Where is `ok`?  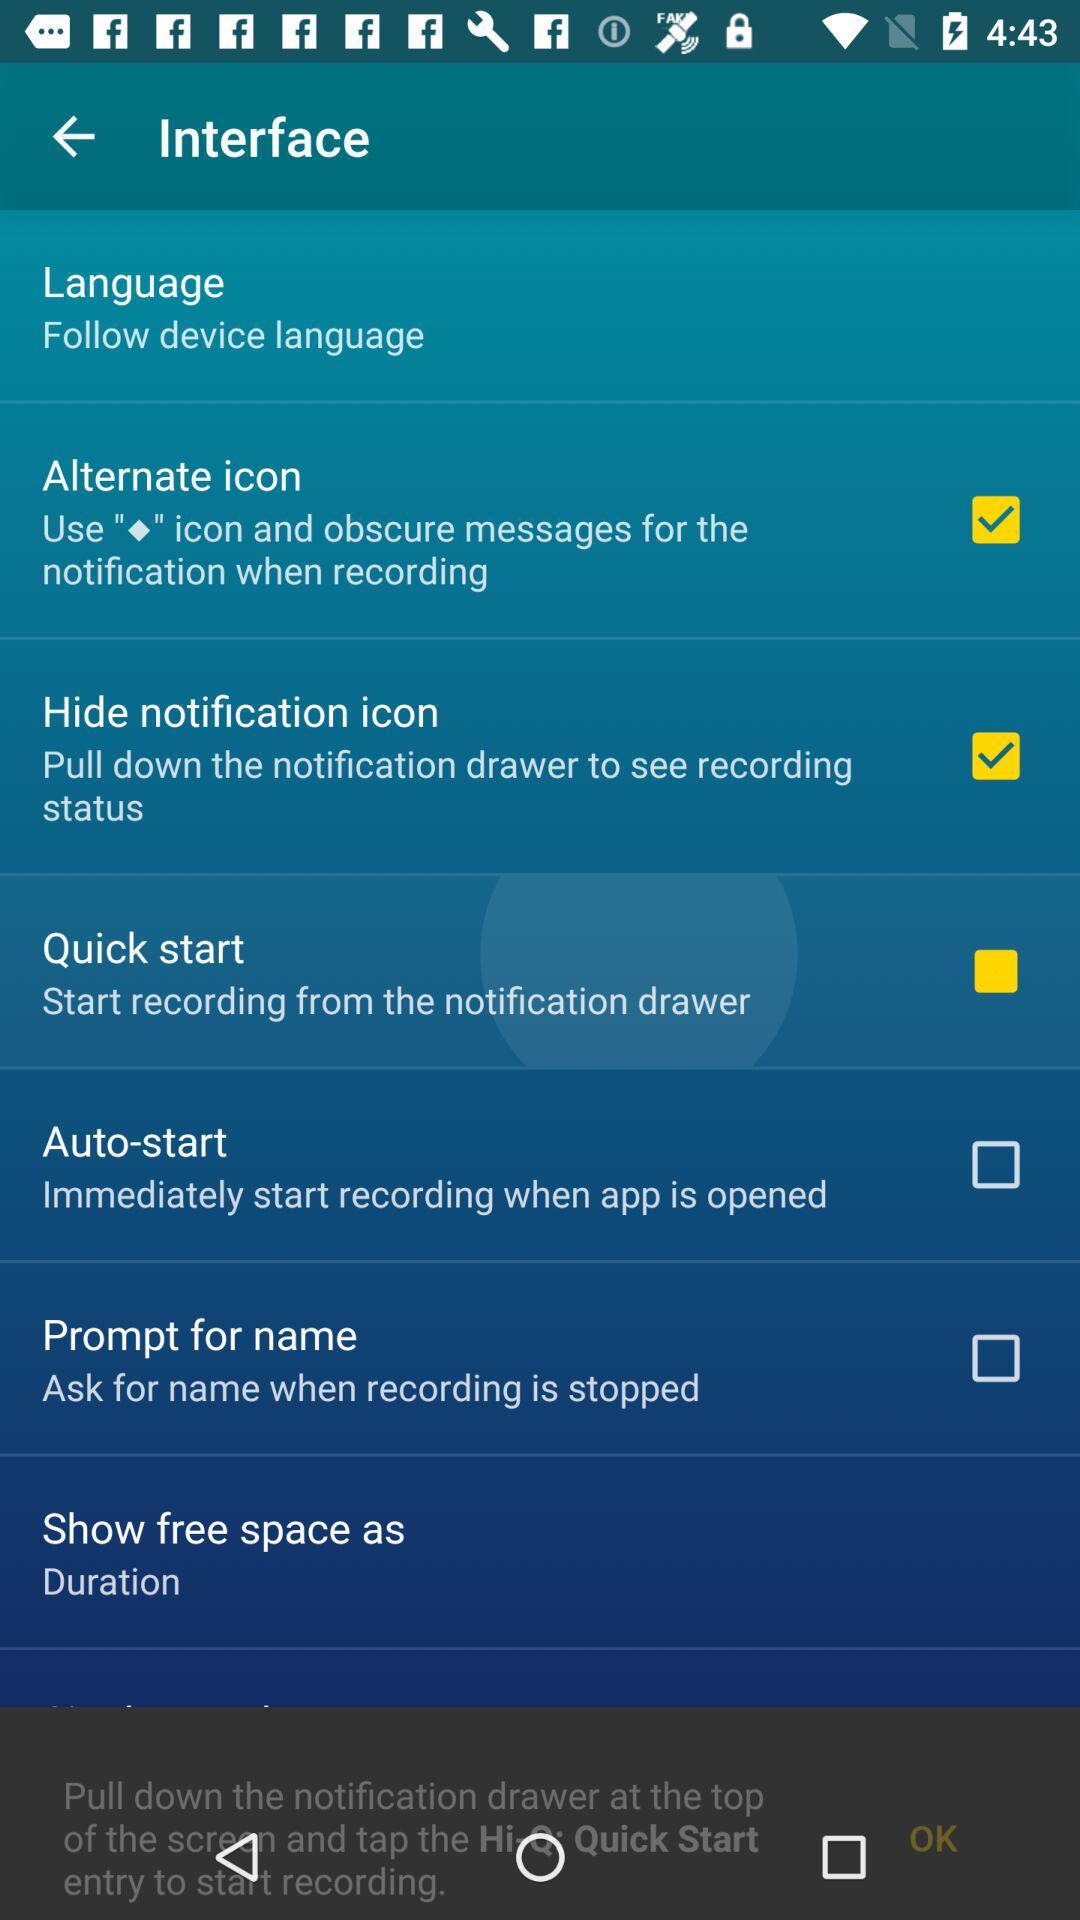 ok is located at coordinates (933, 1789).